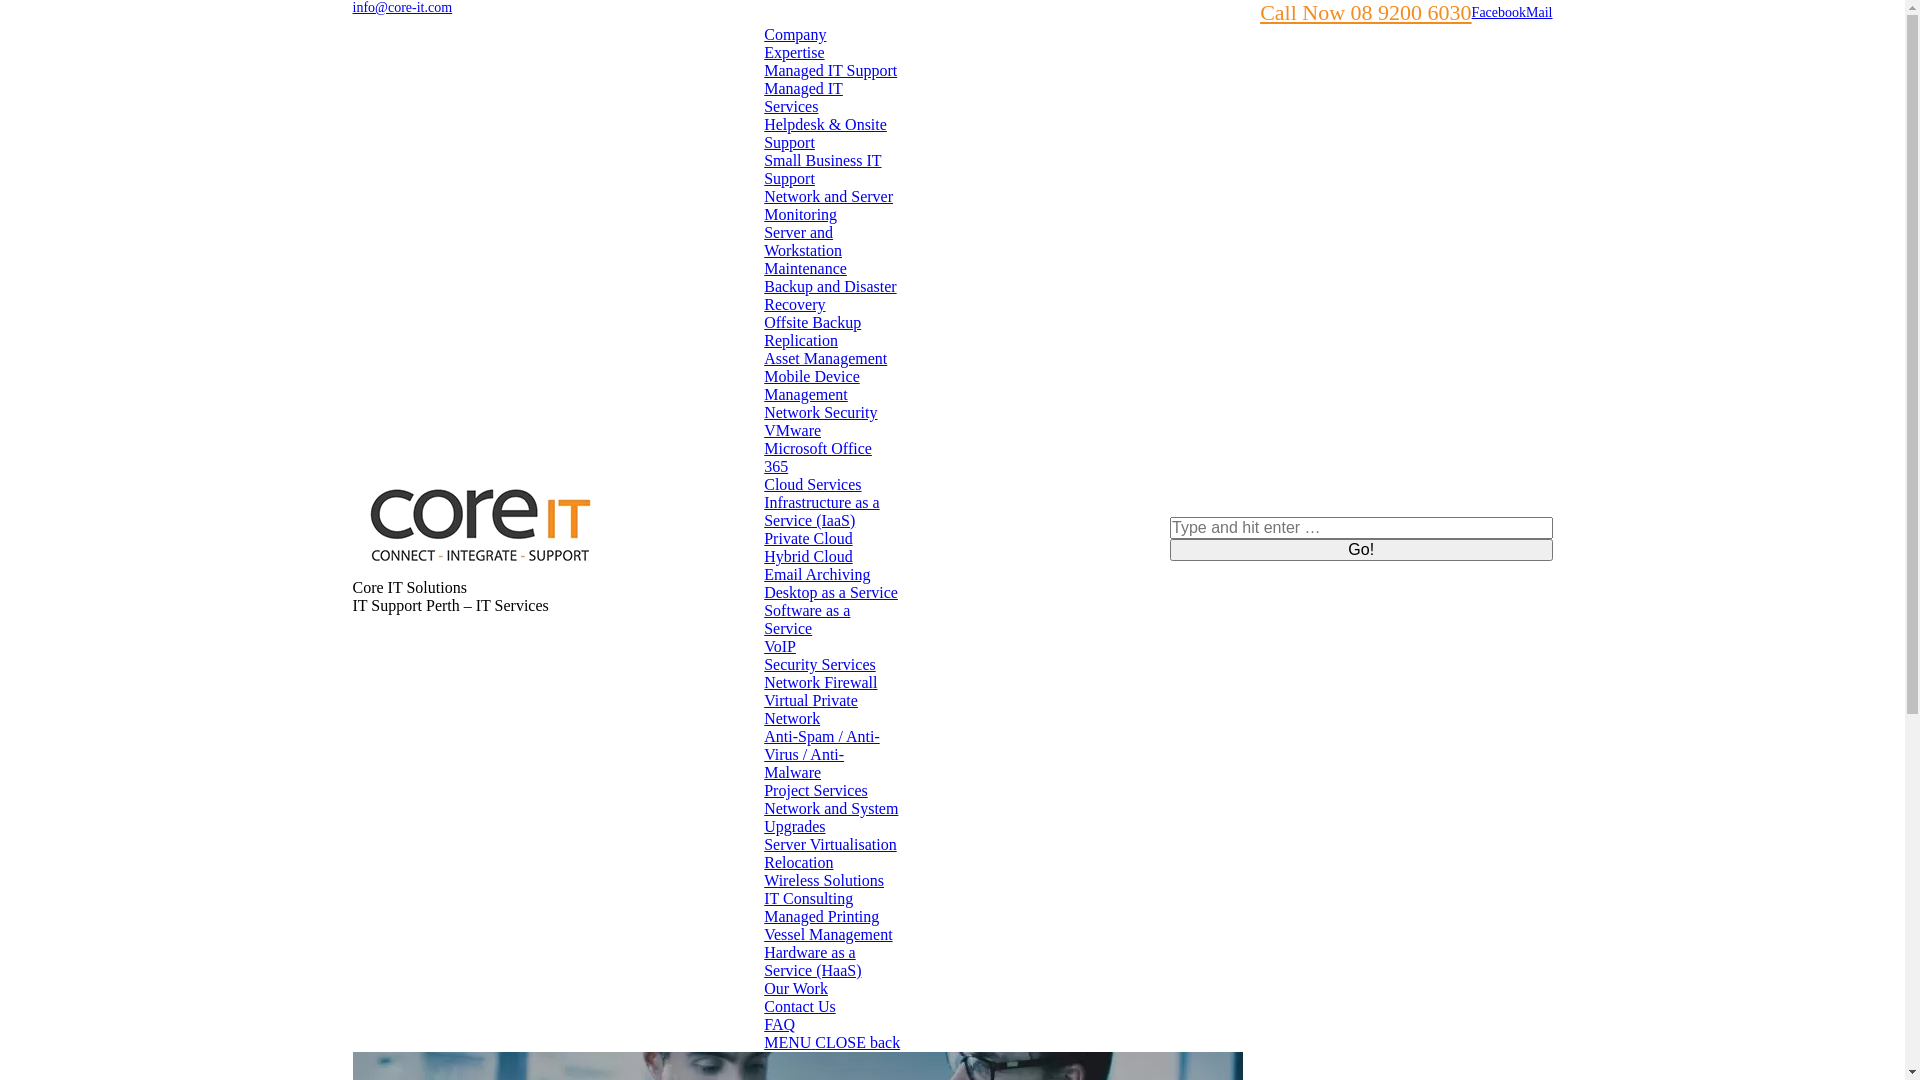 The image size is (1920, 1080). Describe the element at coordinates (812, 484) in the screenshot. I see `'Cloud Services'` at that location.